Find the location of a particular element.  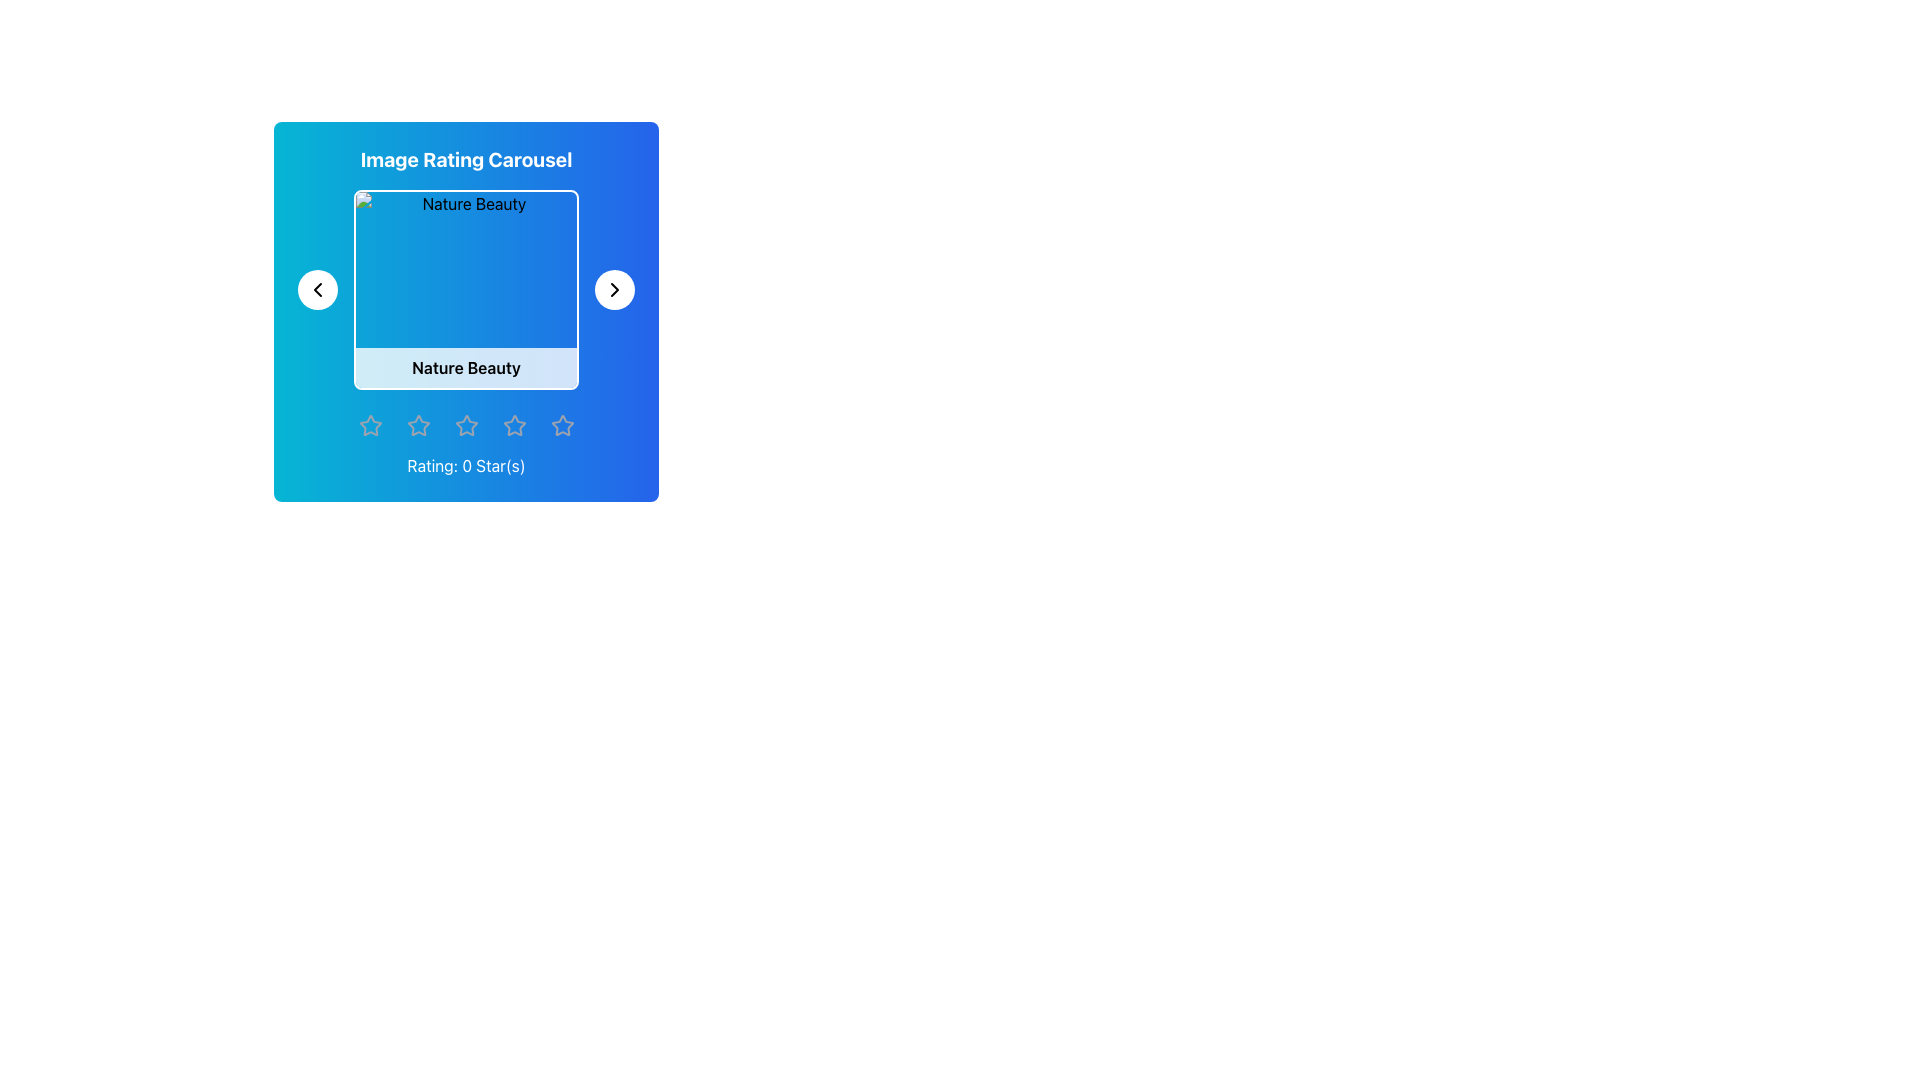

the small right-facing chevron icon located to the right of the 'Nature Beauty' image display box is located at coordinates (613, 289).